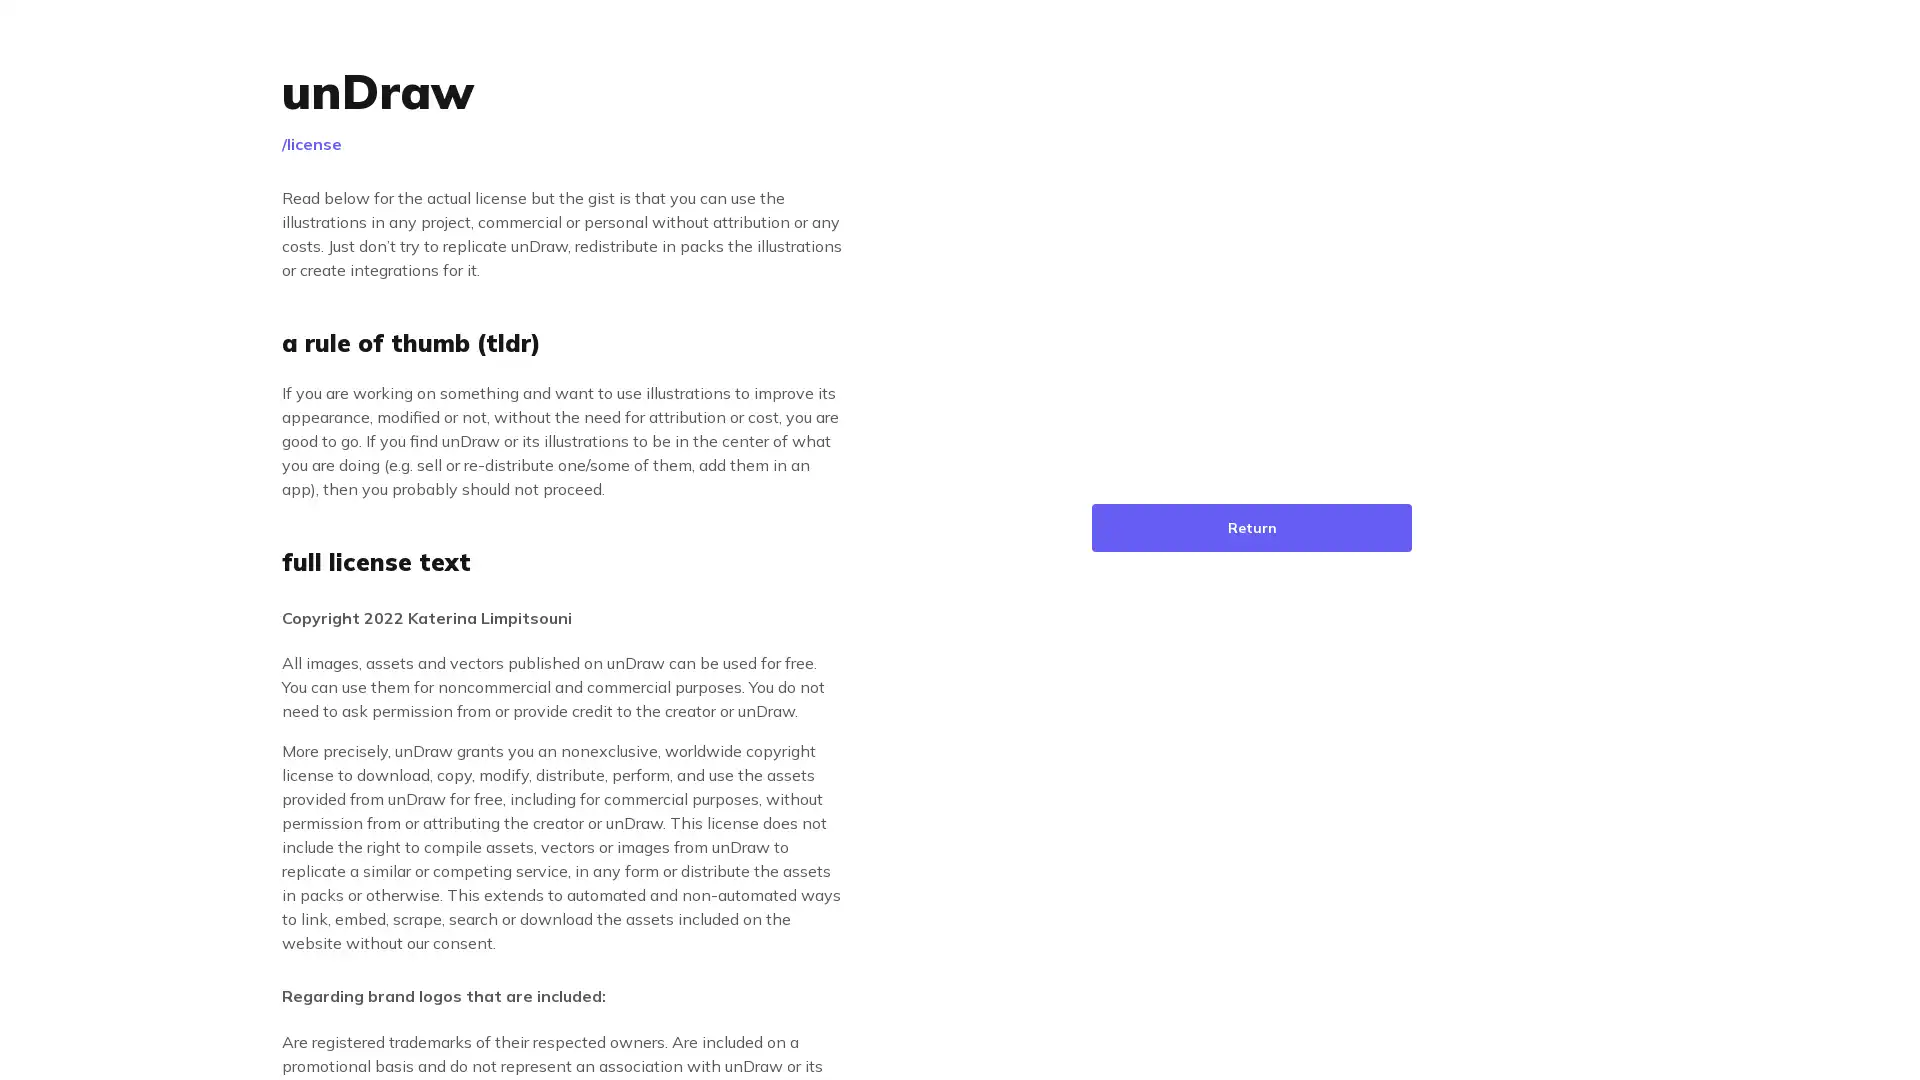 The image size is (1920, 1080). Describe the element at coordinates (1251, 527) in the screenshot. I see `Return` at that location.